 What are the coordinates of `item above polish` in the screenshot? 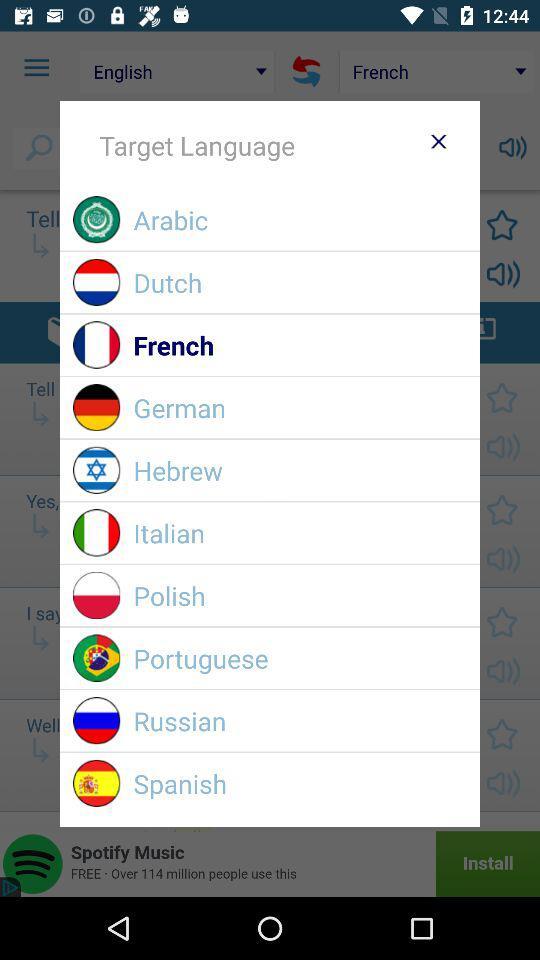 It's located at (299, 532).